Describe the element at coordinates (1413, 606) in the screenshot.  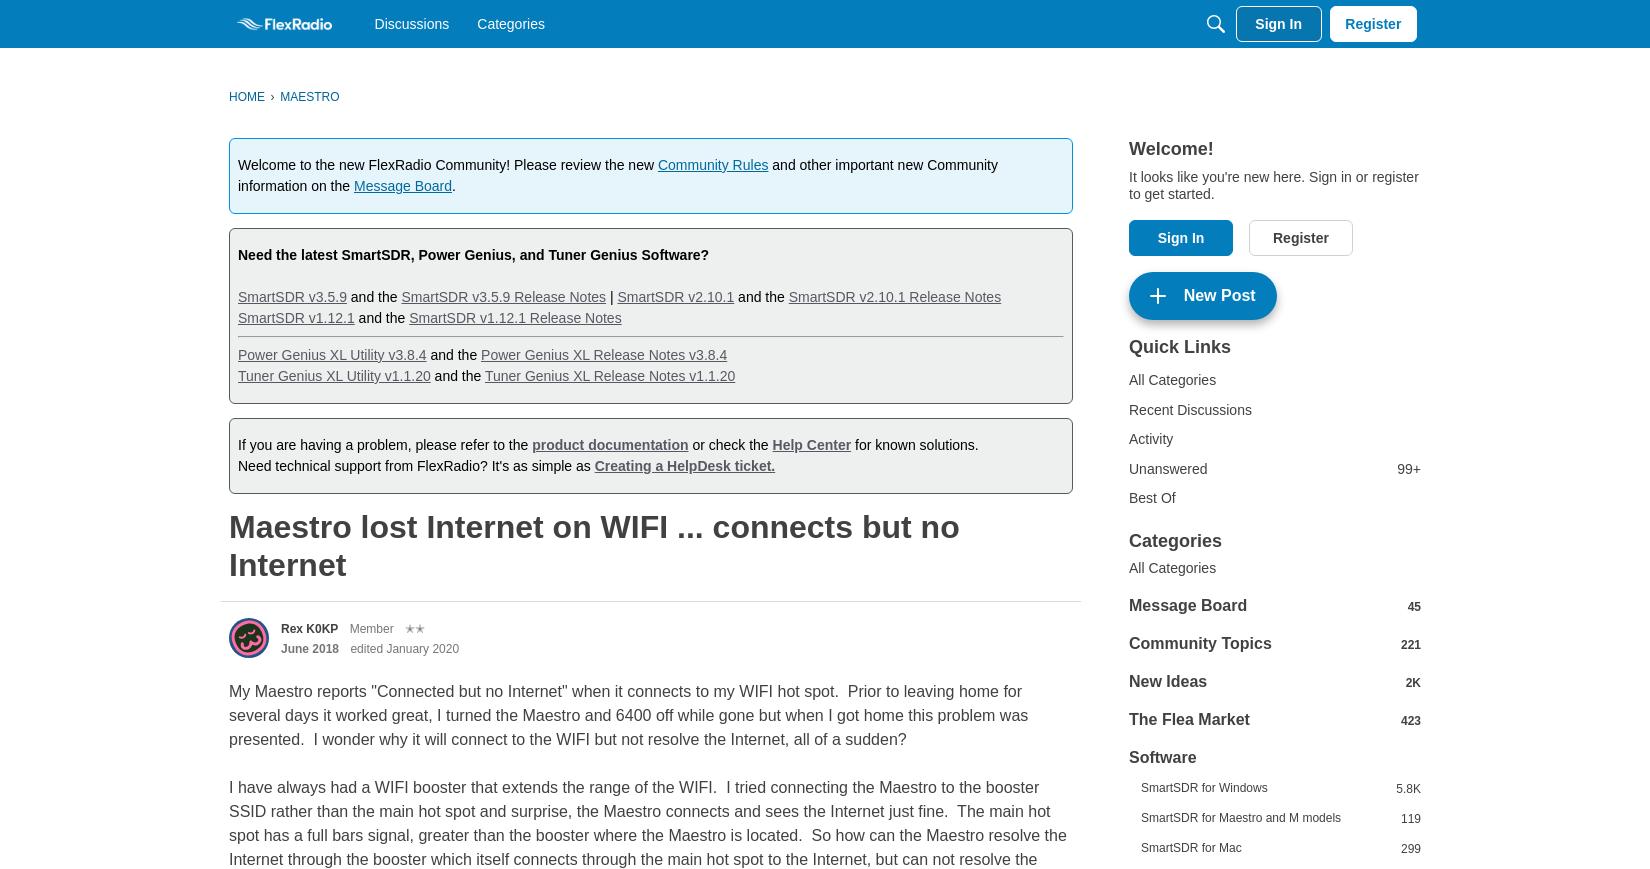
I see `'45'` at that location.